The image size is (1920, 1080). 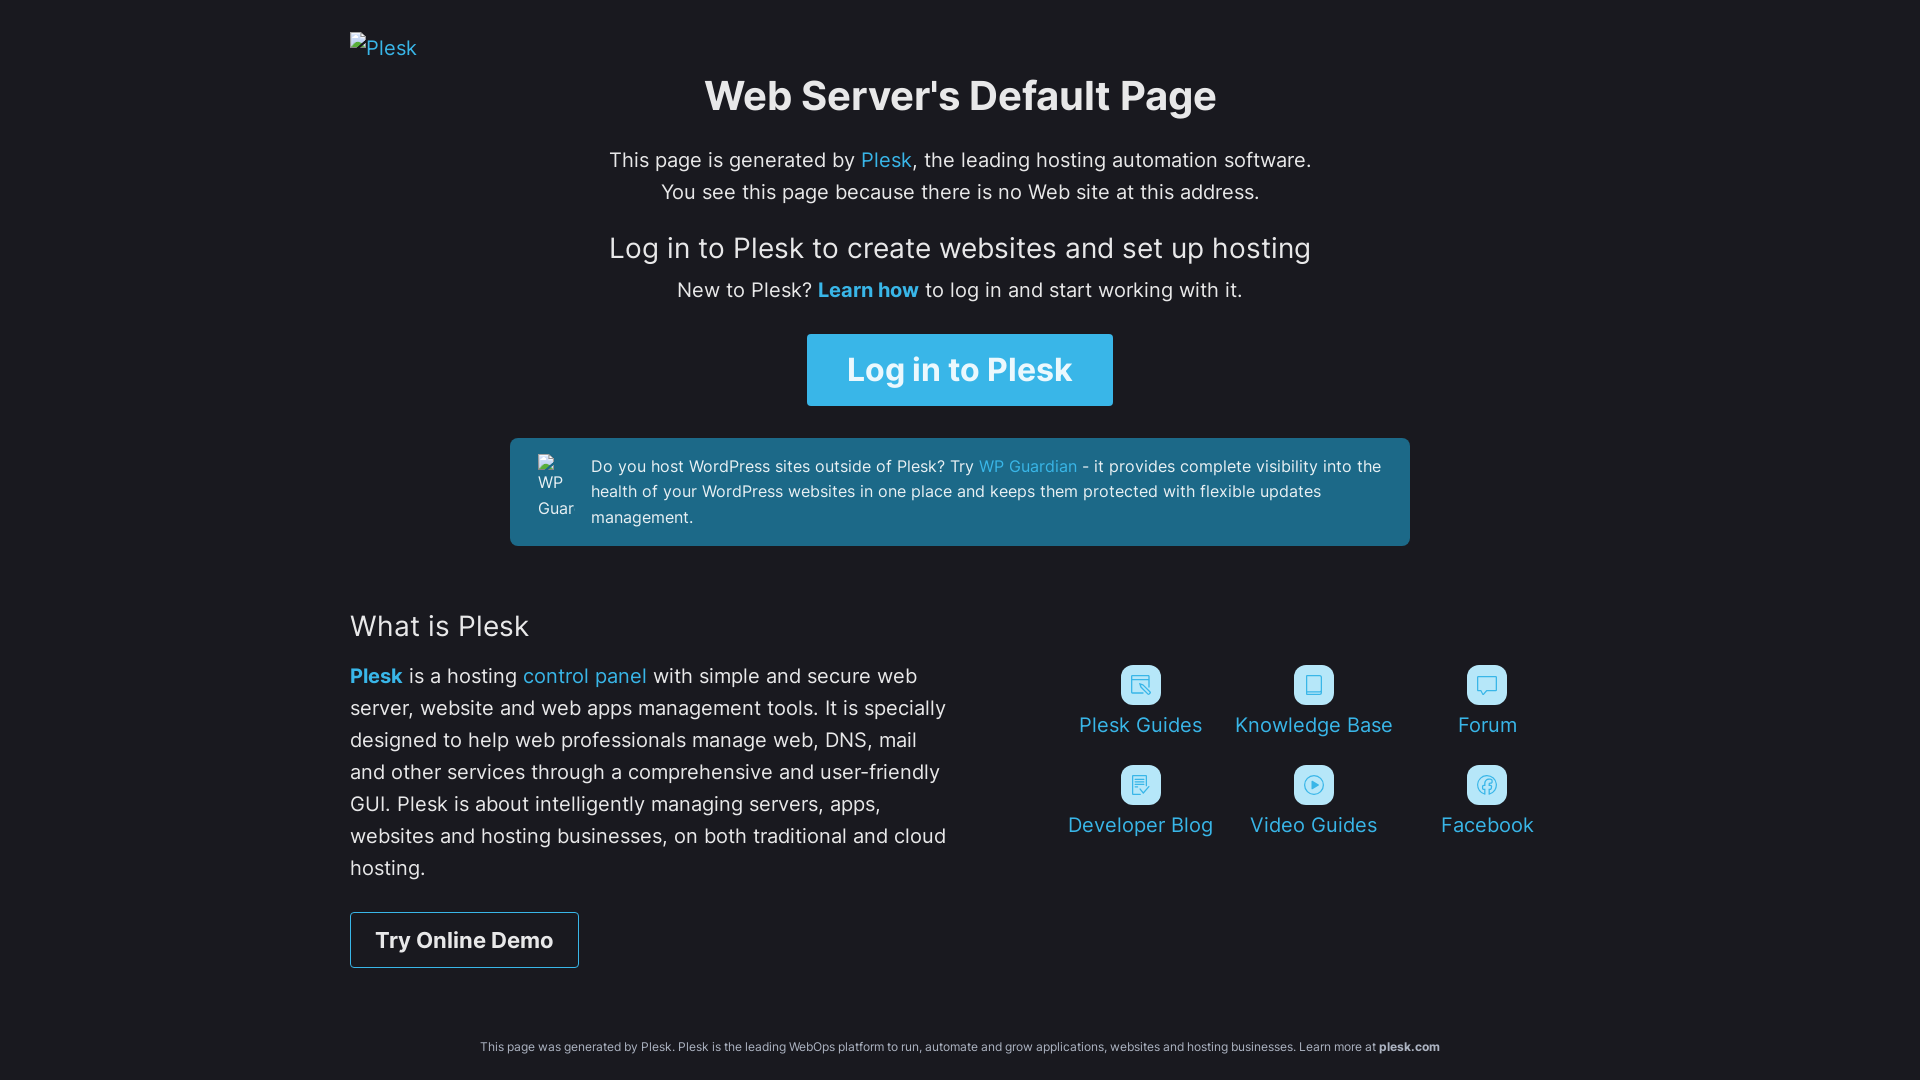 I want to click on 'Learn how', so click(x=868, y=289).